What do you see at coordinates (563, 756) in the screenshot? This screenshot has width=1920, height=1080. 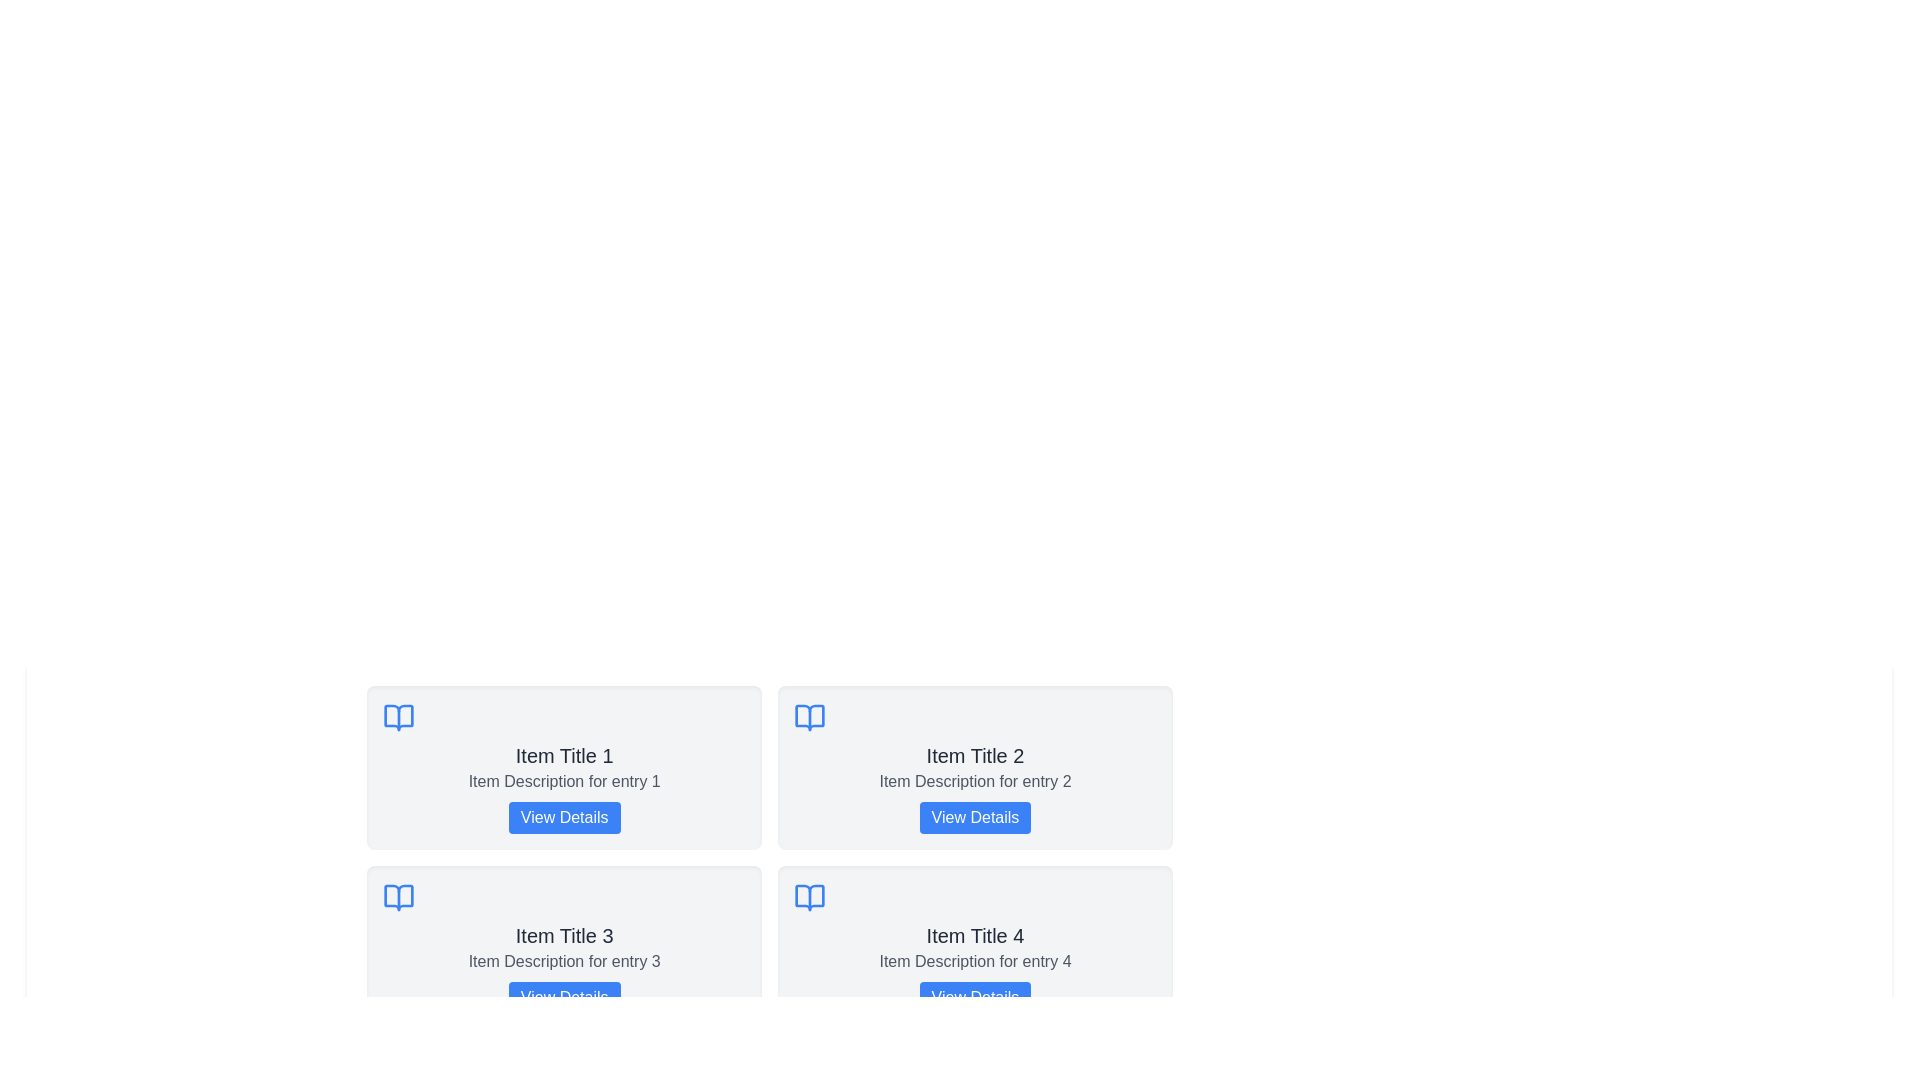 I see `the title text that serves as a heading for the associated item` at bounding box center [563, 756].